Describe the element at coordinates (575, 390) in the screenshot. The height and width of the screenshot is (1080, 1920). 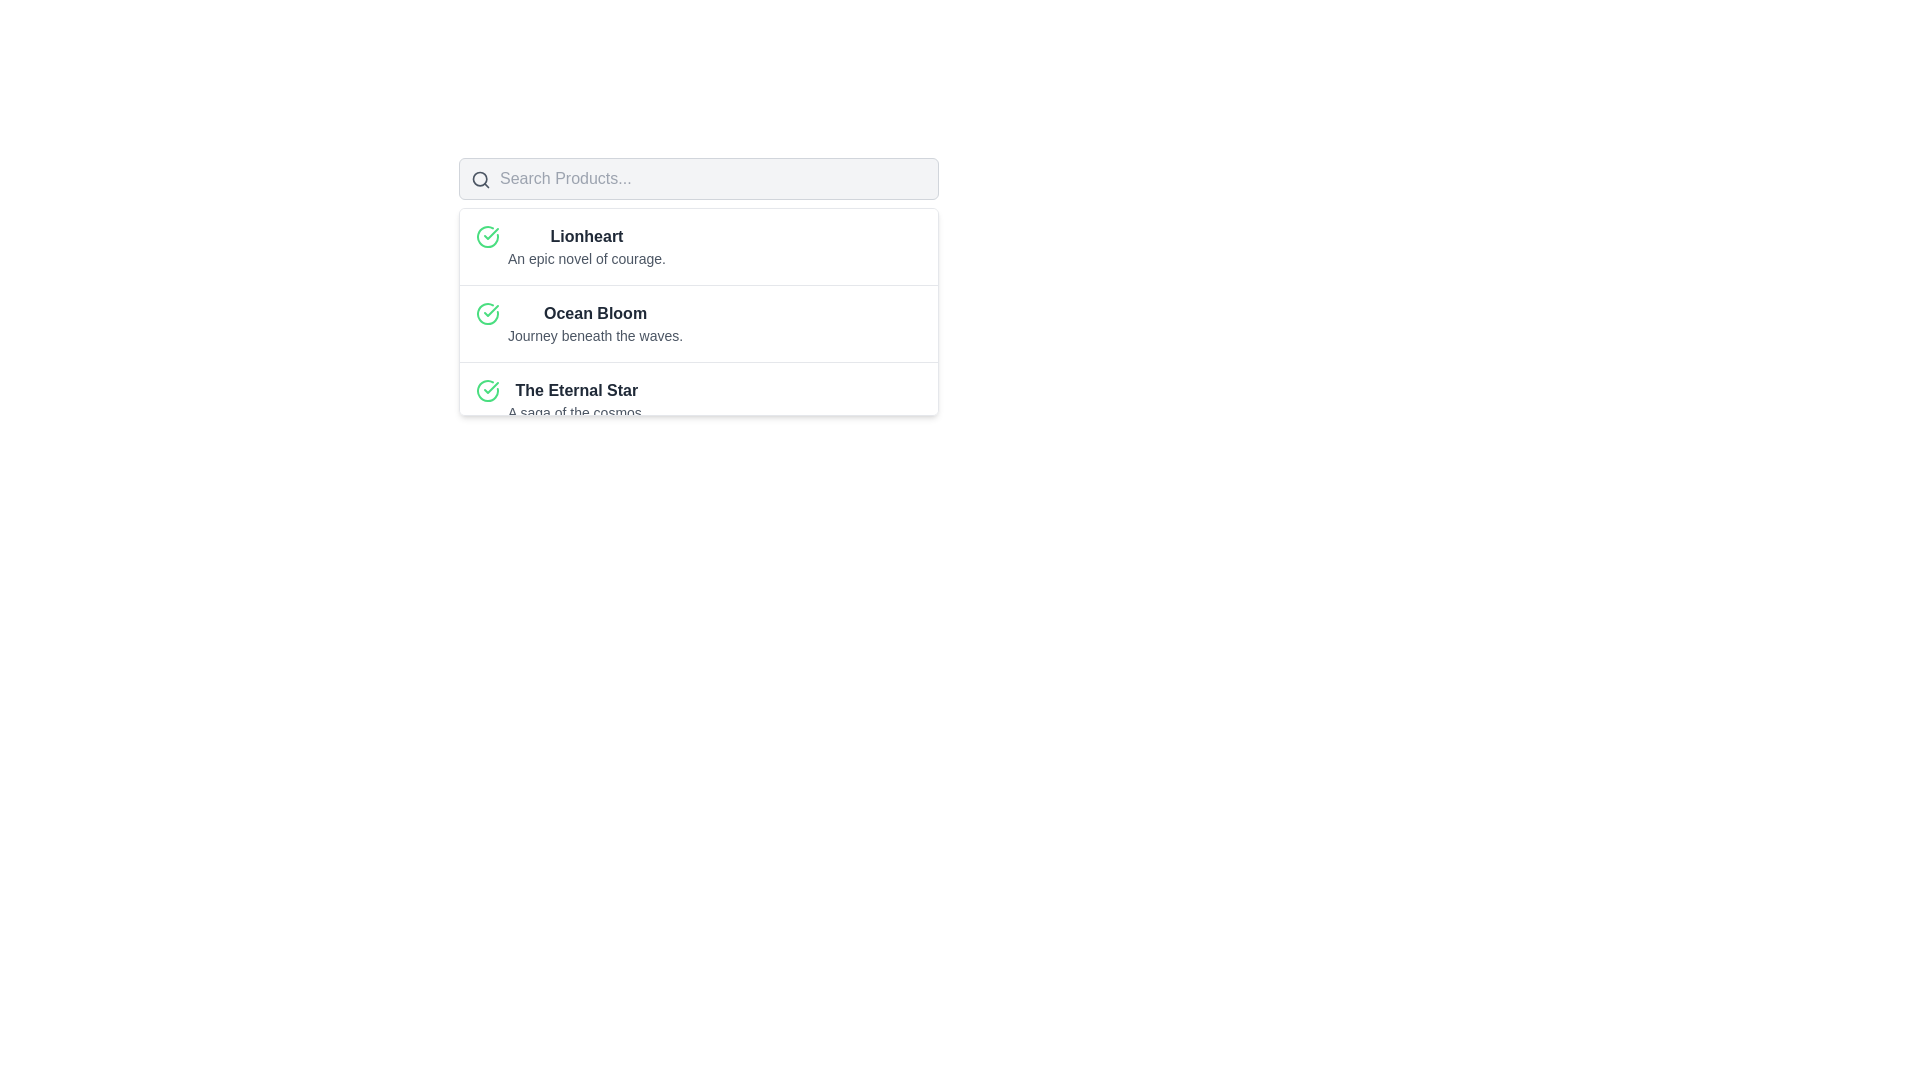
I see `the static text label displaying the title 'The Eternal Star' to possibly trigger a tooltip or visual highlight` at that location.